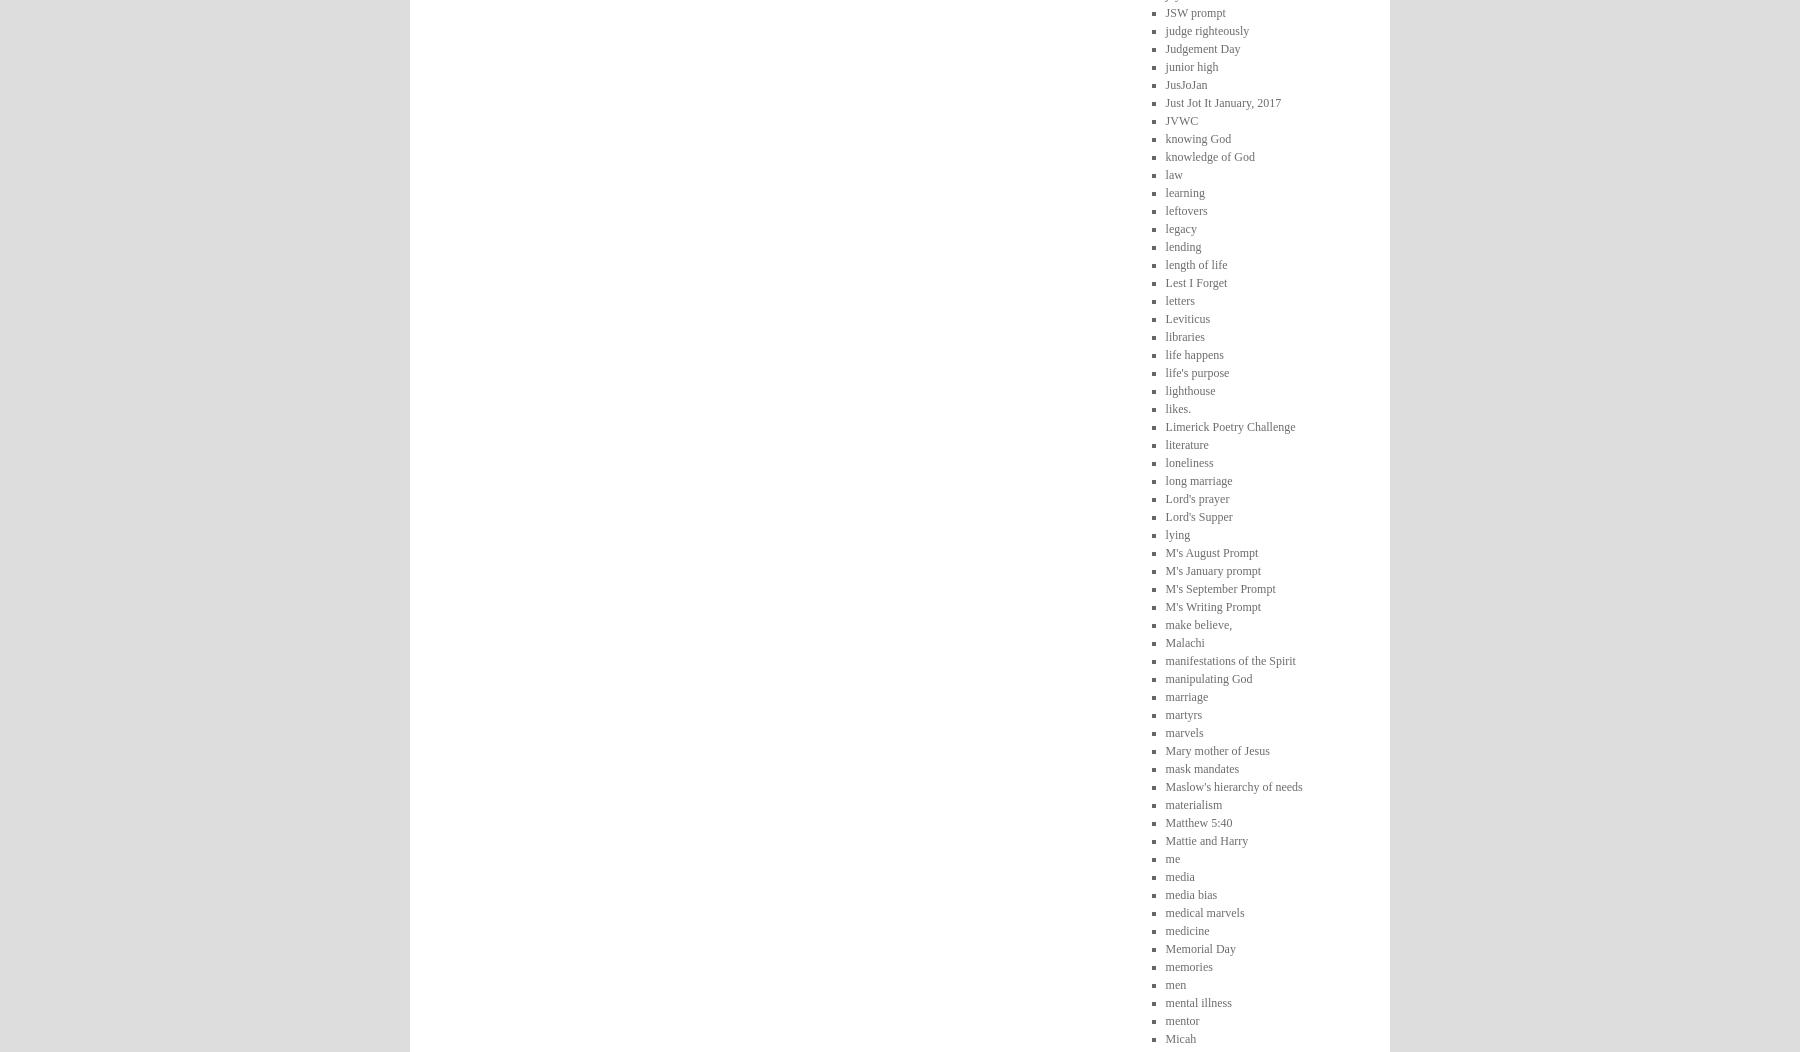 The image size is (1800, 1052). I want to click on 'Leviticus', so click(1163, 317).